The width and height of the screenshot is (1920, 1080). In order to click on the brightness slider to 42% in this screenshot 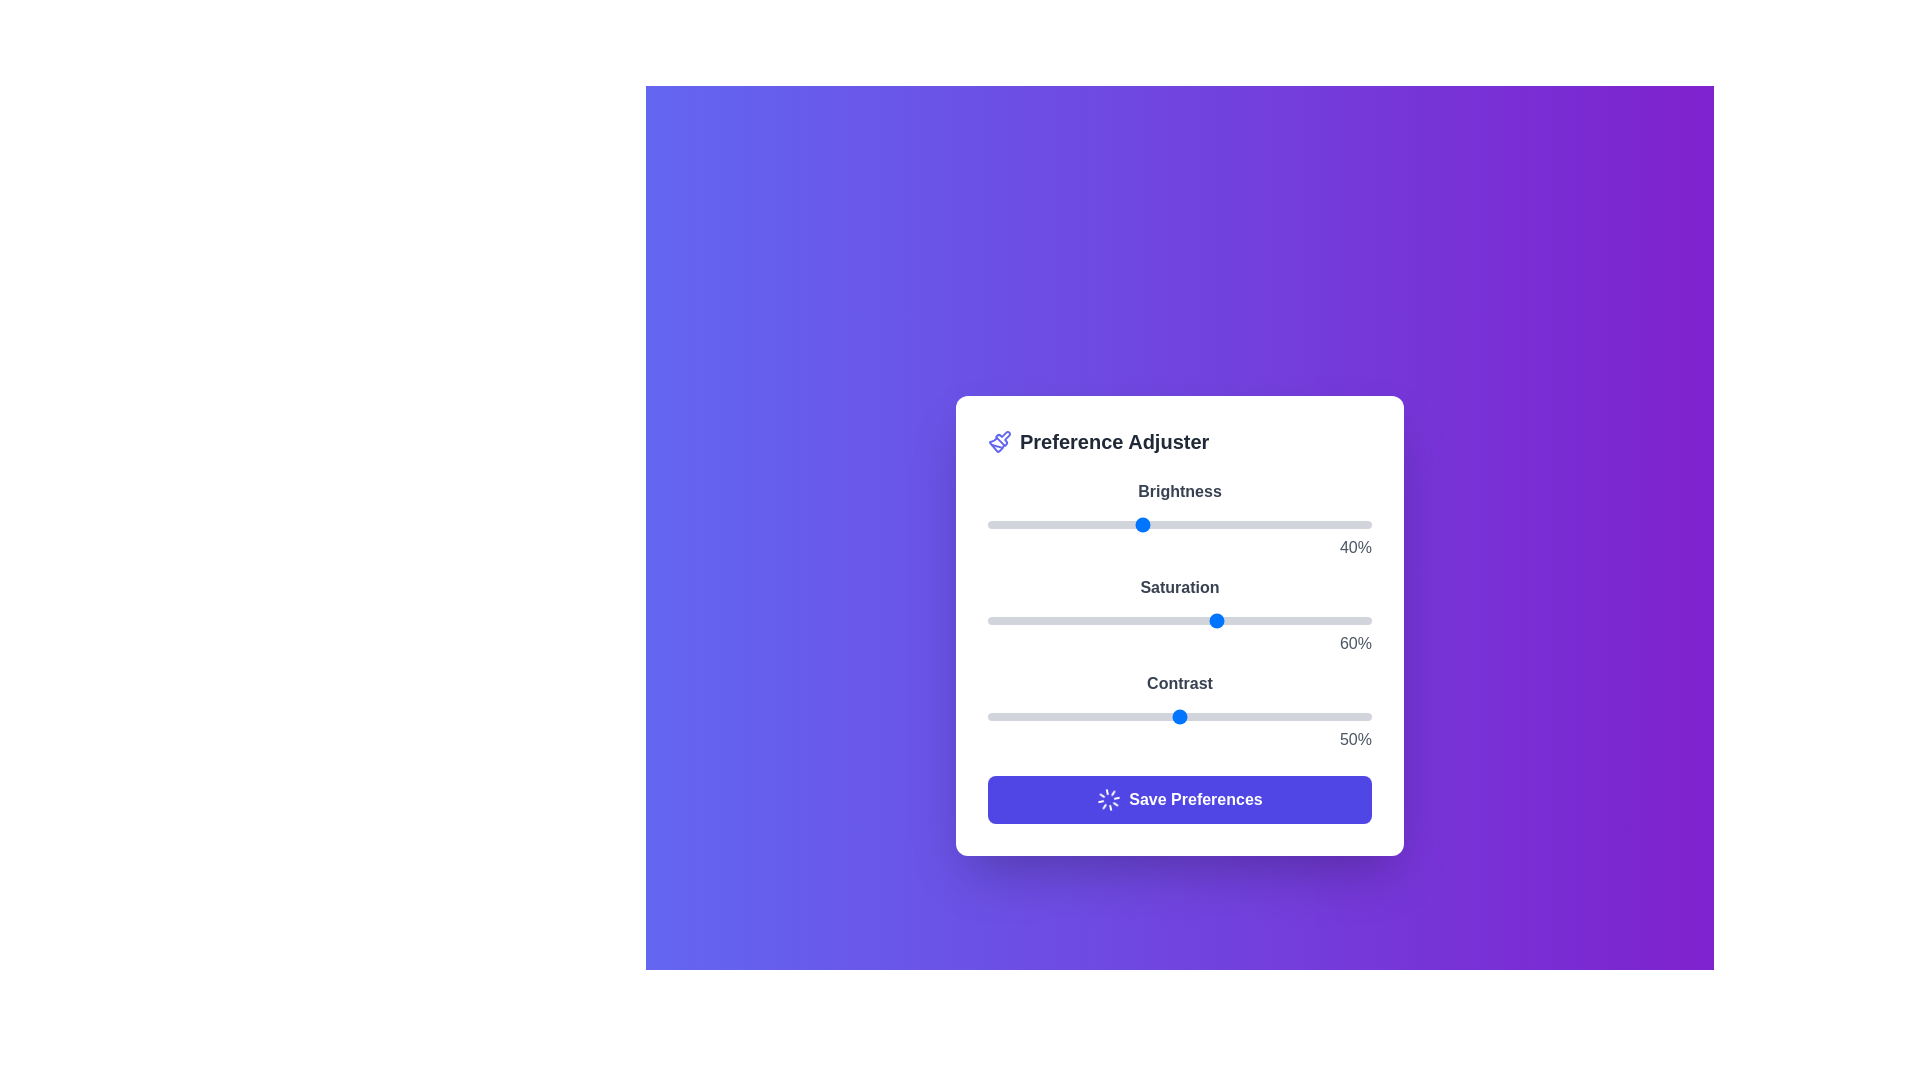, I will do `click(1149, 523)`.